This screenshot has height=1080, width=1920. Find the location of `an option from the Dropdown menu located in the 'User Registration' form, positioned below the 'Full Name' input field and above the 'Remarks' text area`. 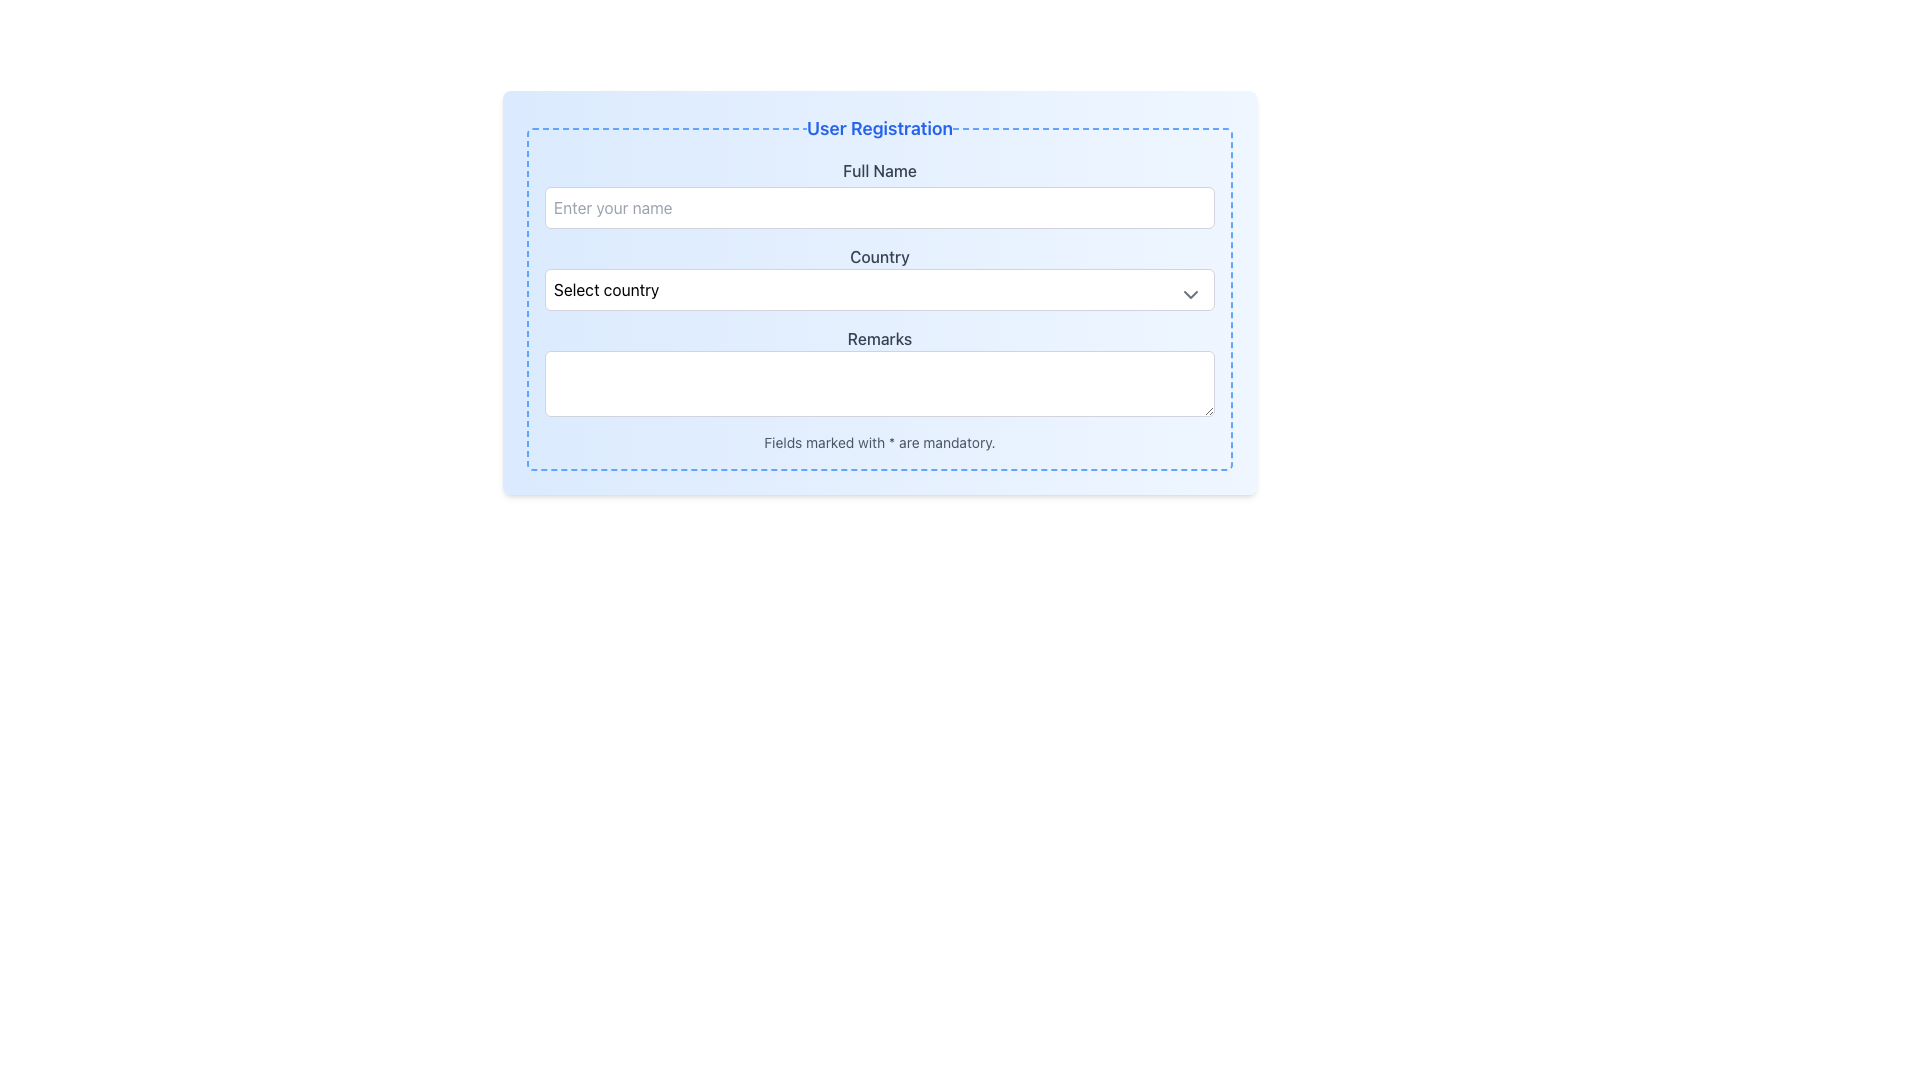

an option from the Dropdown menu located in the 'User Registration' form, positioned below the 'Full Name' input field and above the 'Remarks' text area is located at coordinates (879, 293).